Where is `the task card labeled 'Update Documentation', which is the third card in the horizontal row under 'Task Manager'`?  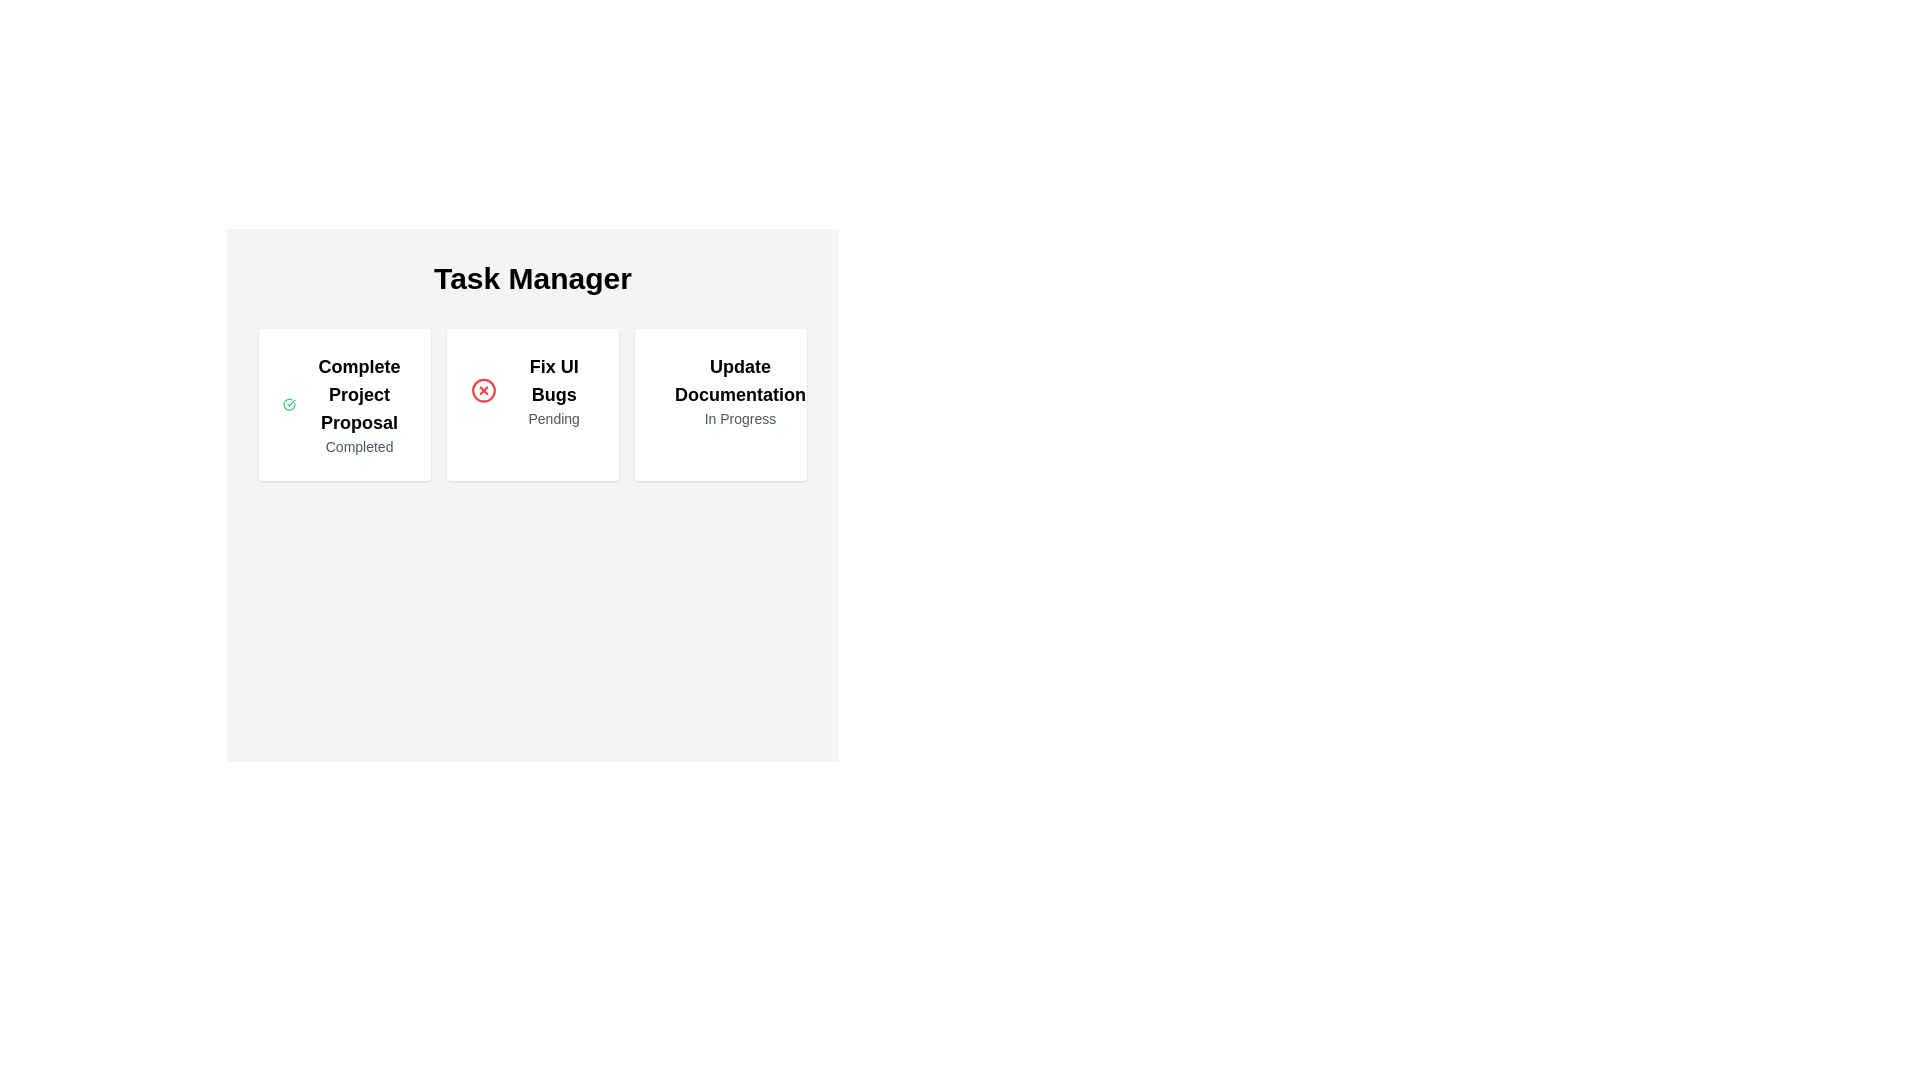 the task card labeled 'Update Documentation', which is the third card in the horizontal row under 'Task Manager' is located at coordinates (720, 390).